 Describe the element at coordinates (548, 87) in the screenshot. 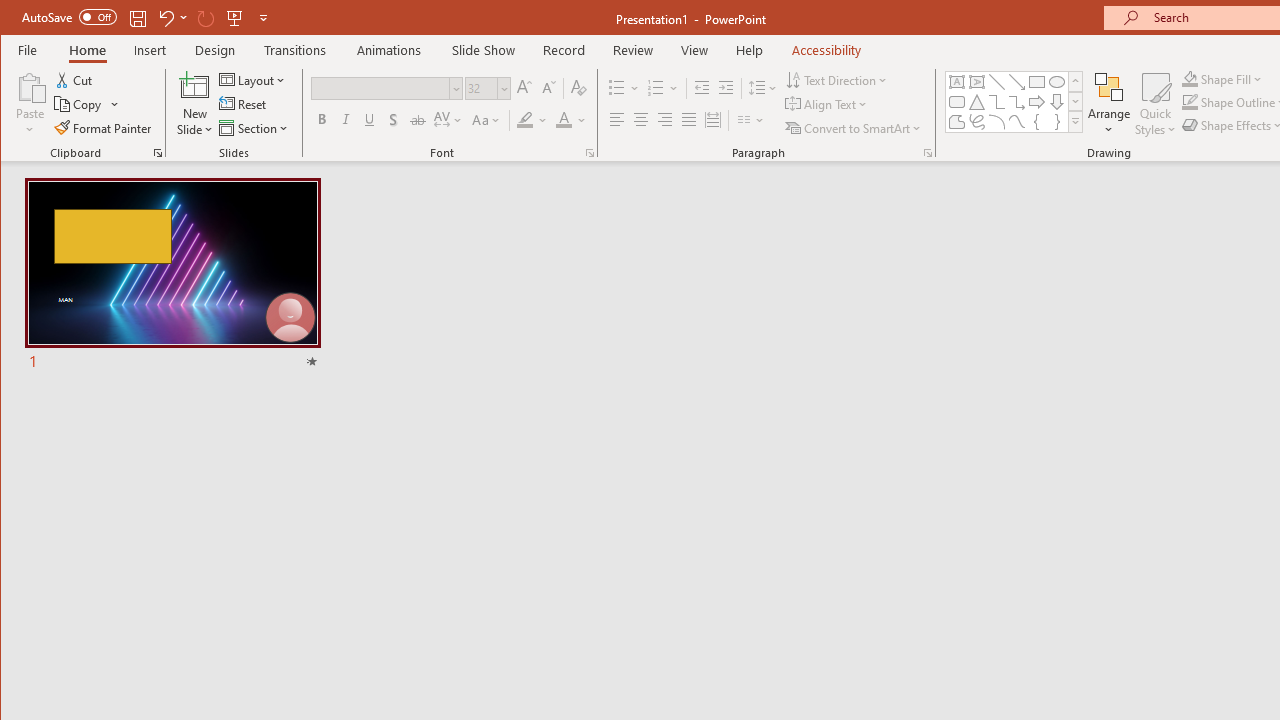

I see `'Decrease Font Size'` at that location.